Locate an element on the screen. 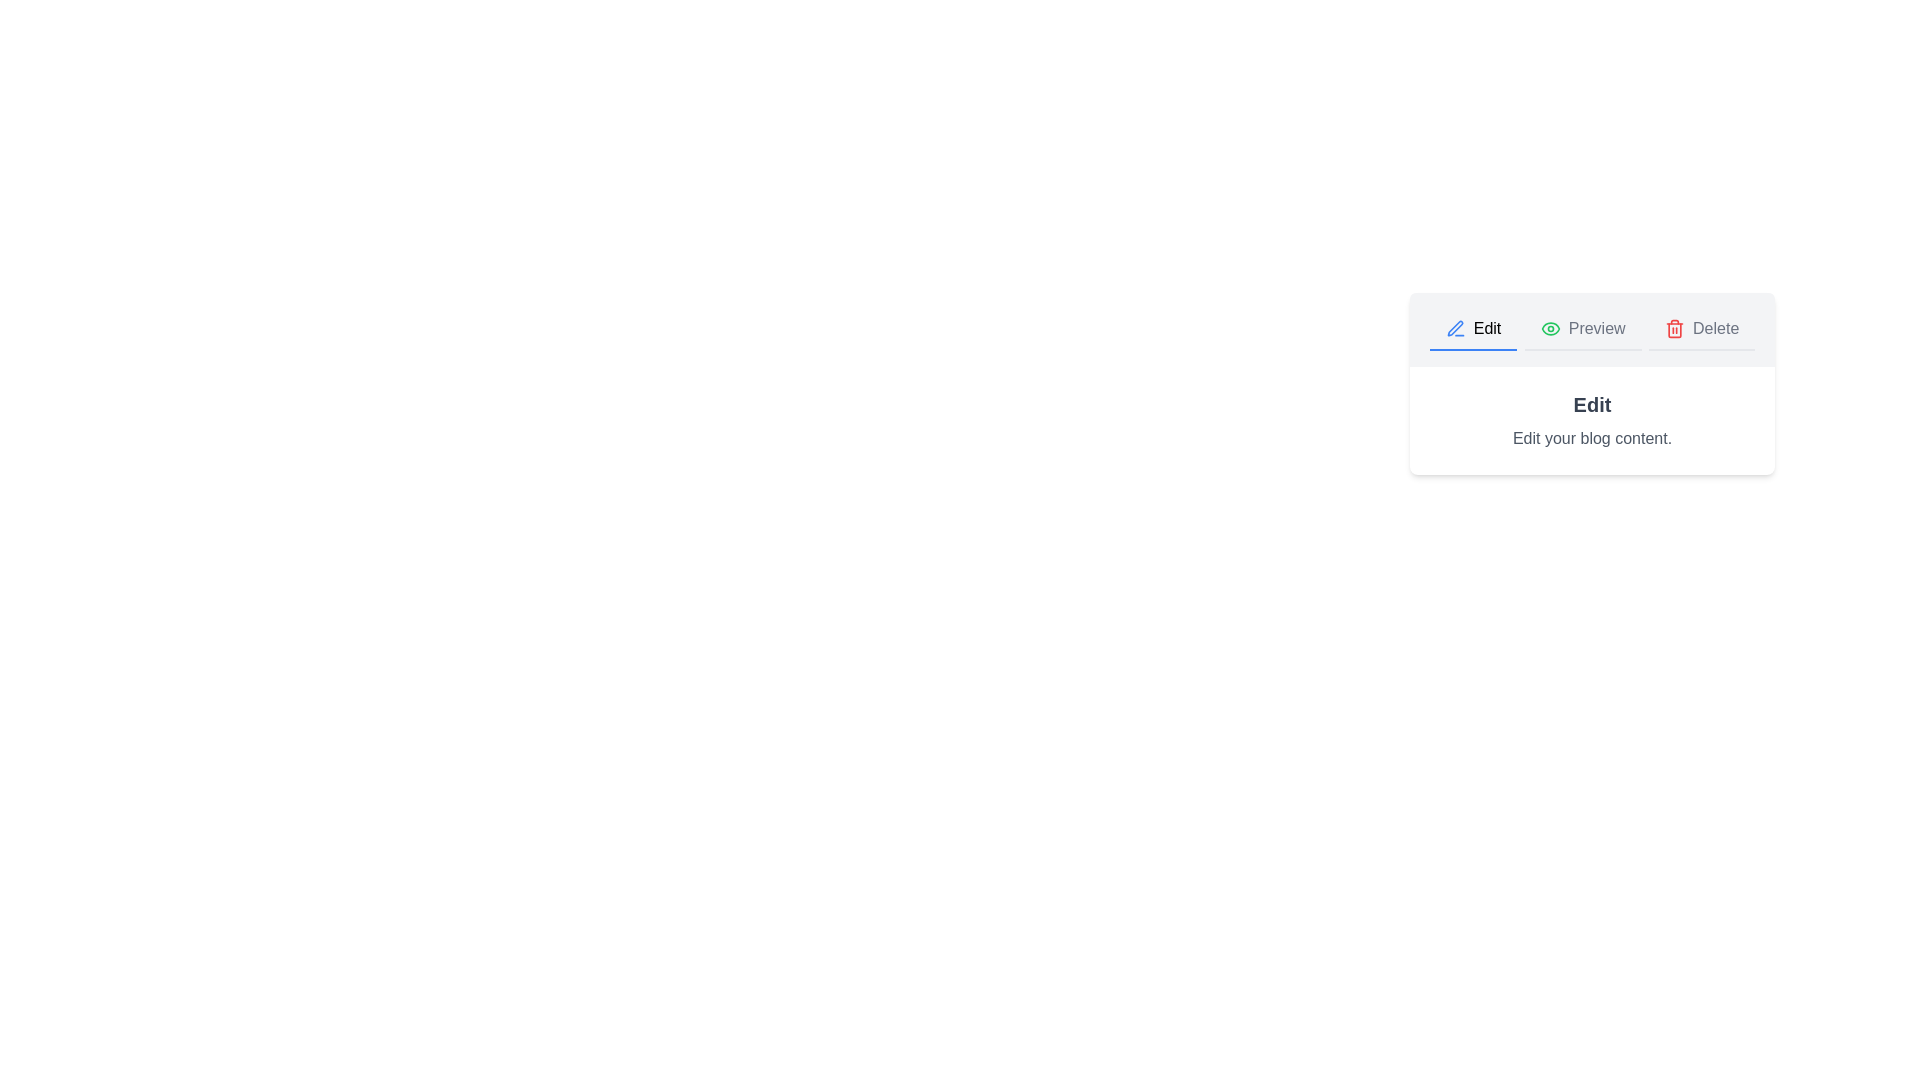  the Edit tab to view its content is located at coordinates (1473, 329).